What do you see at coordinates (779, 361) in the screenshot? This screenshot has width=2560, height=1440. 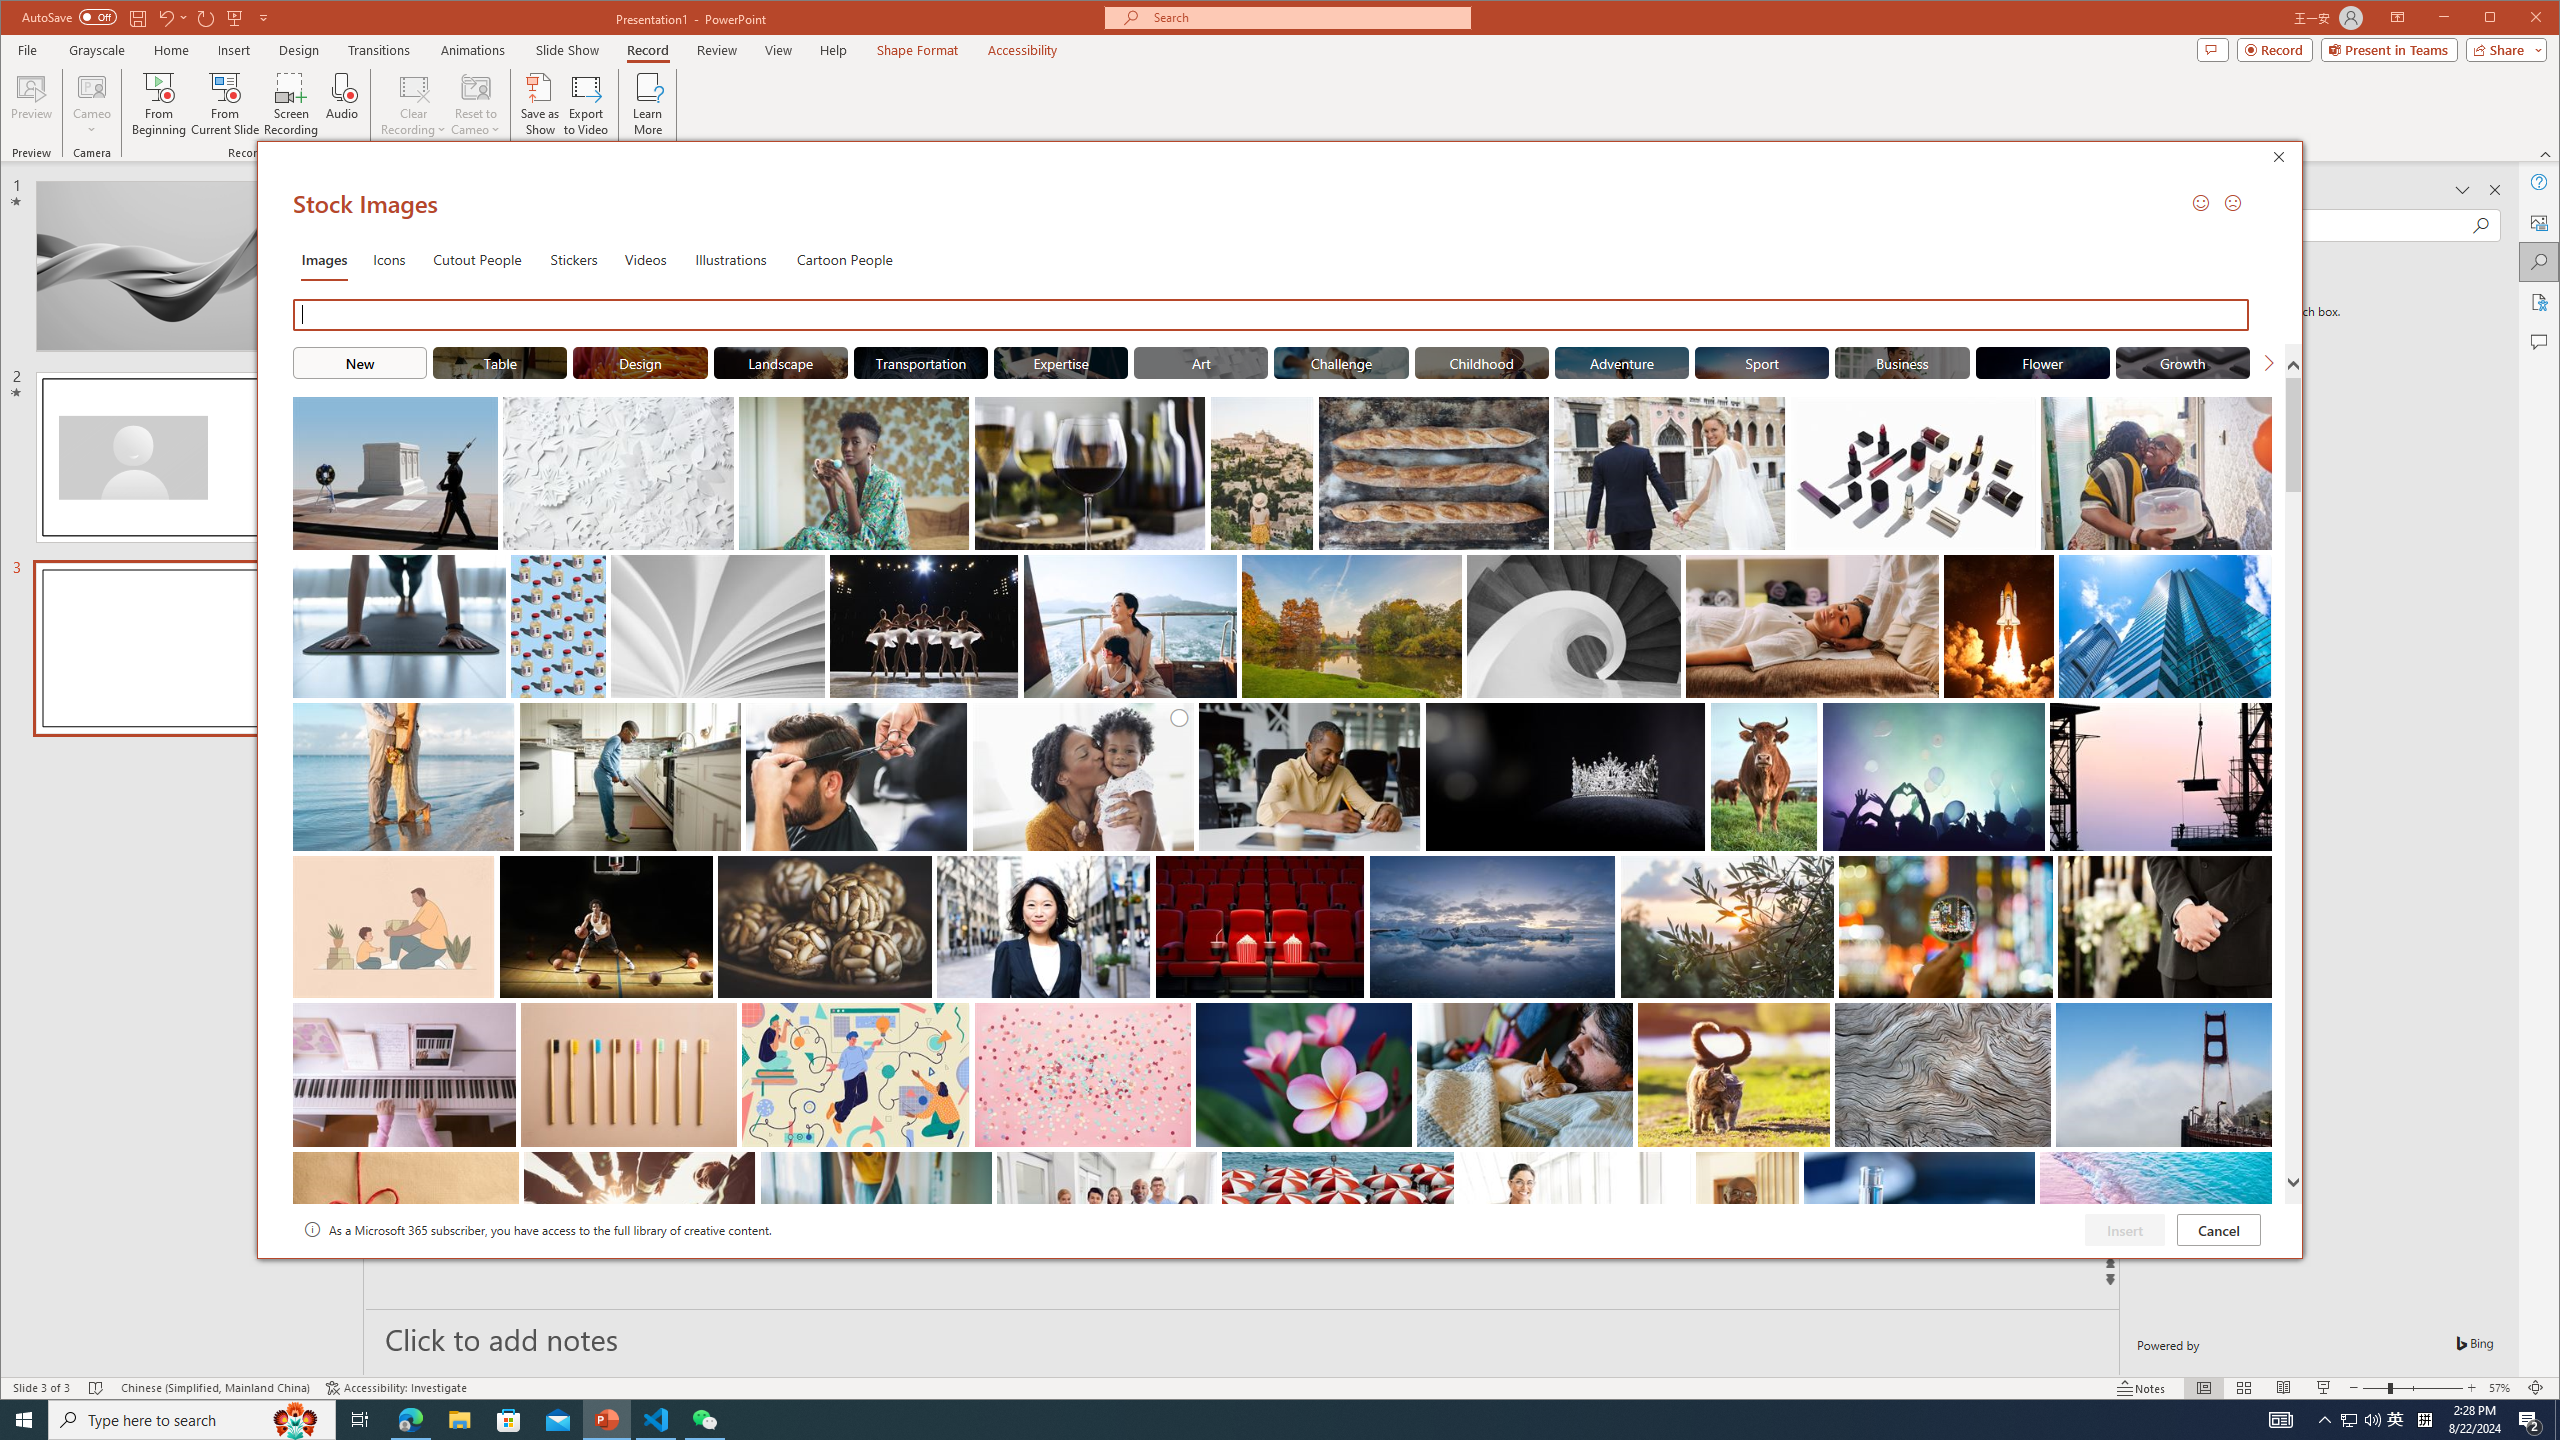 I see `'"Landscape" Stock Images.'` at bounding box center [779, 361].